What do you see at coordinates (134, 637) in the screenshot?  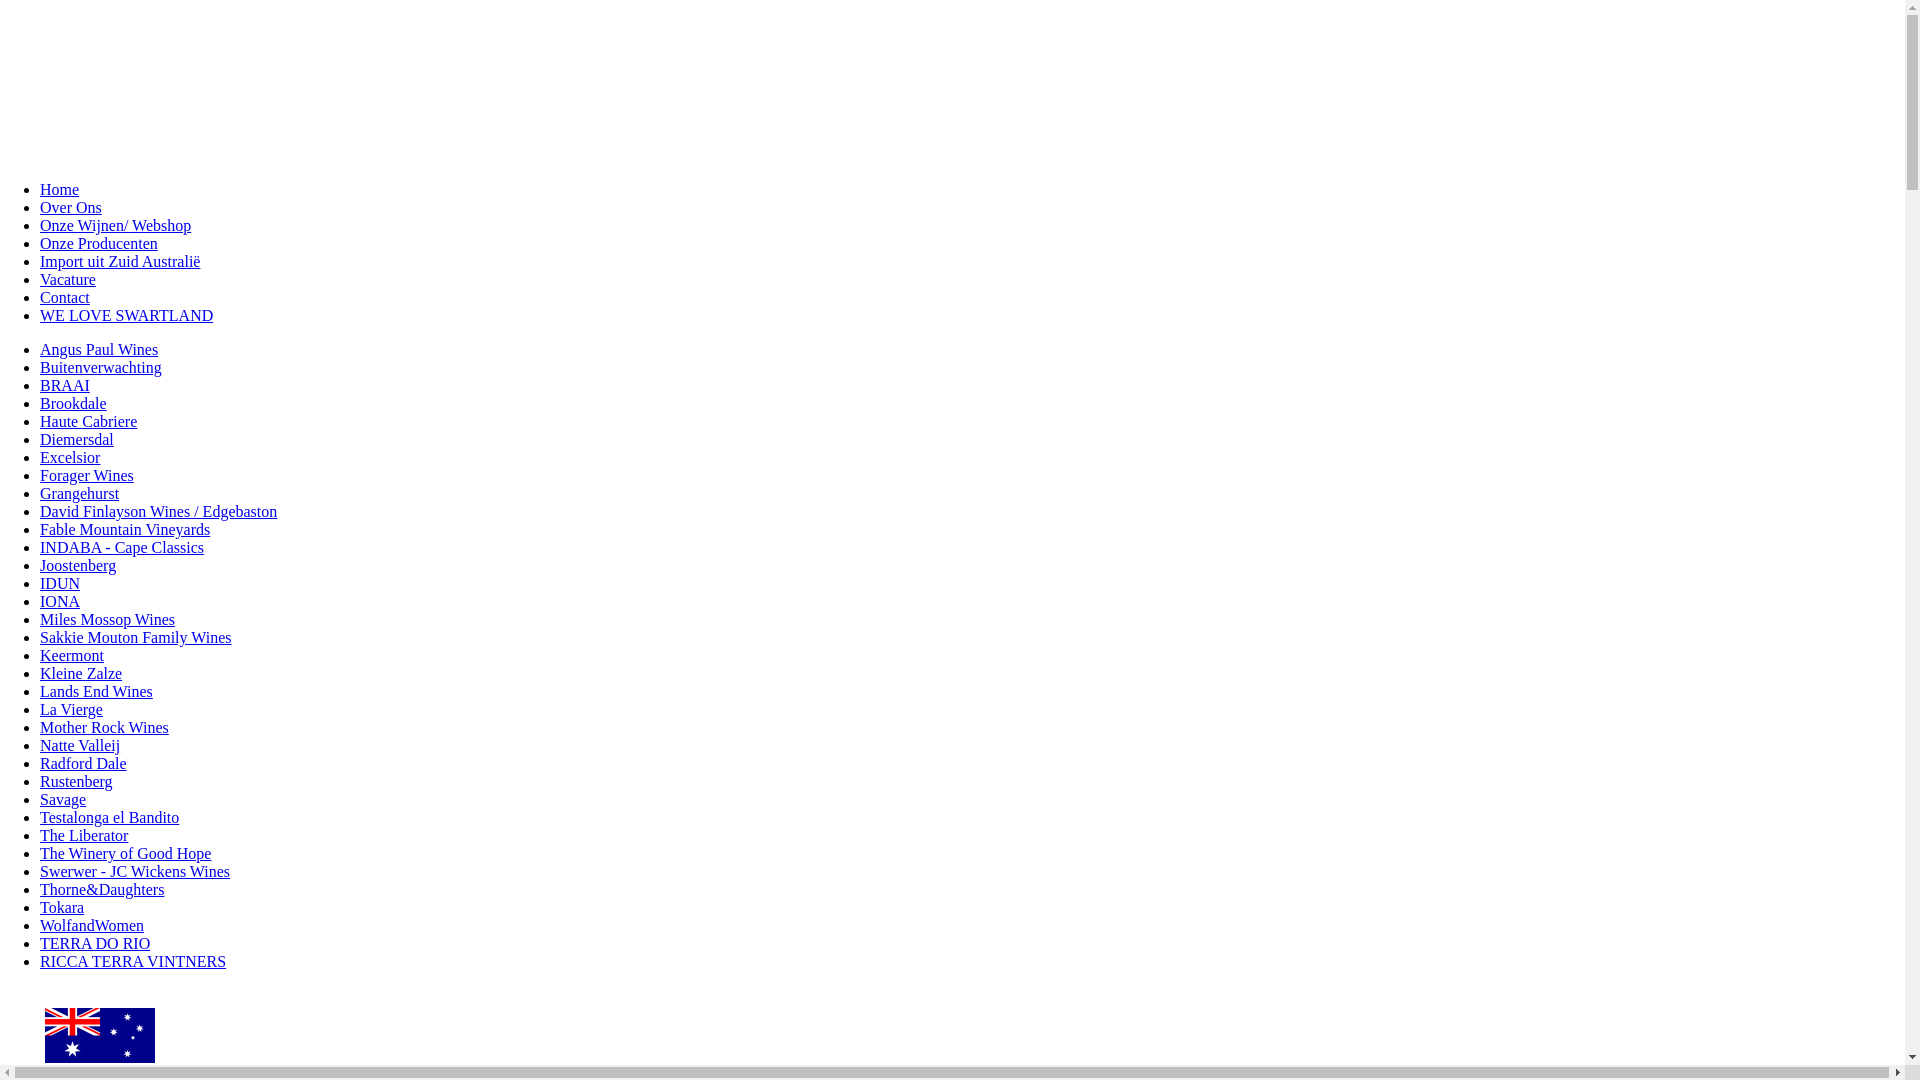 I see `'Sakkie Mouton Family Wines'` at bounding box center [134, 637].